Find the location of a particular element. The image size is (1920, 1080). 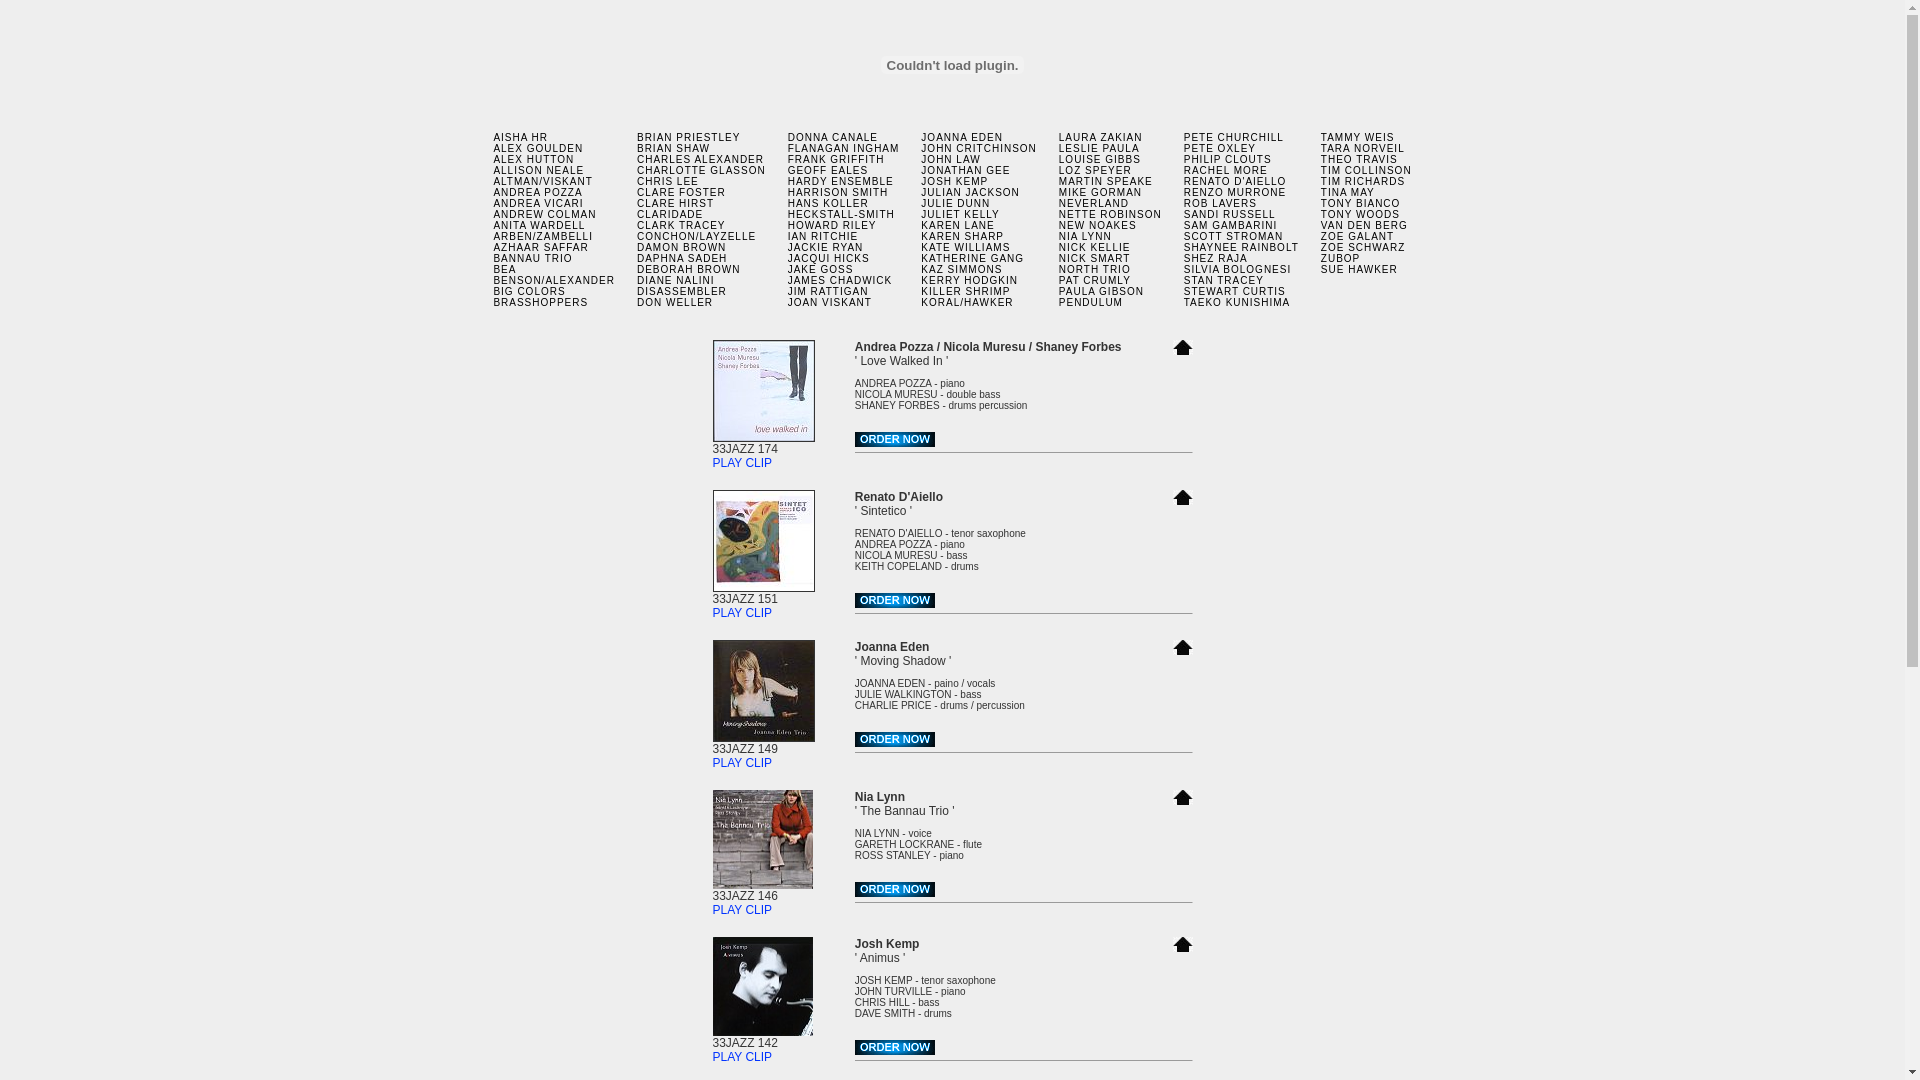

'LOZ SPEYER' is located at coordinates (1094, 169).